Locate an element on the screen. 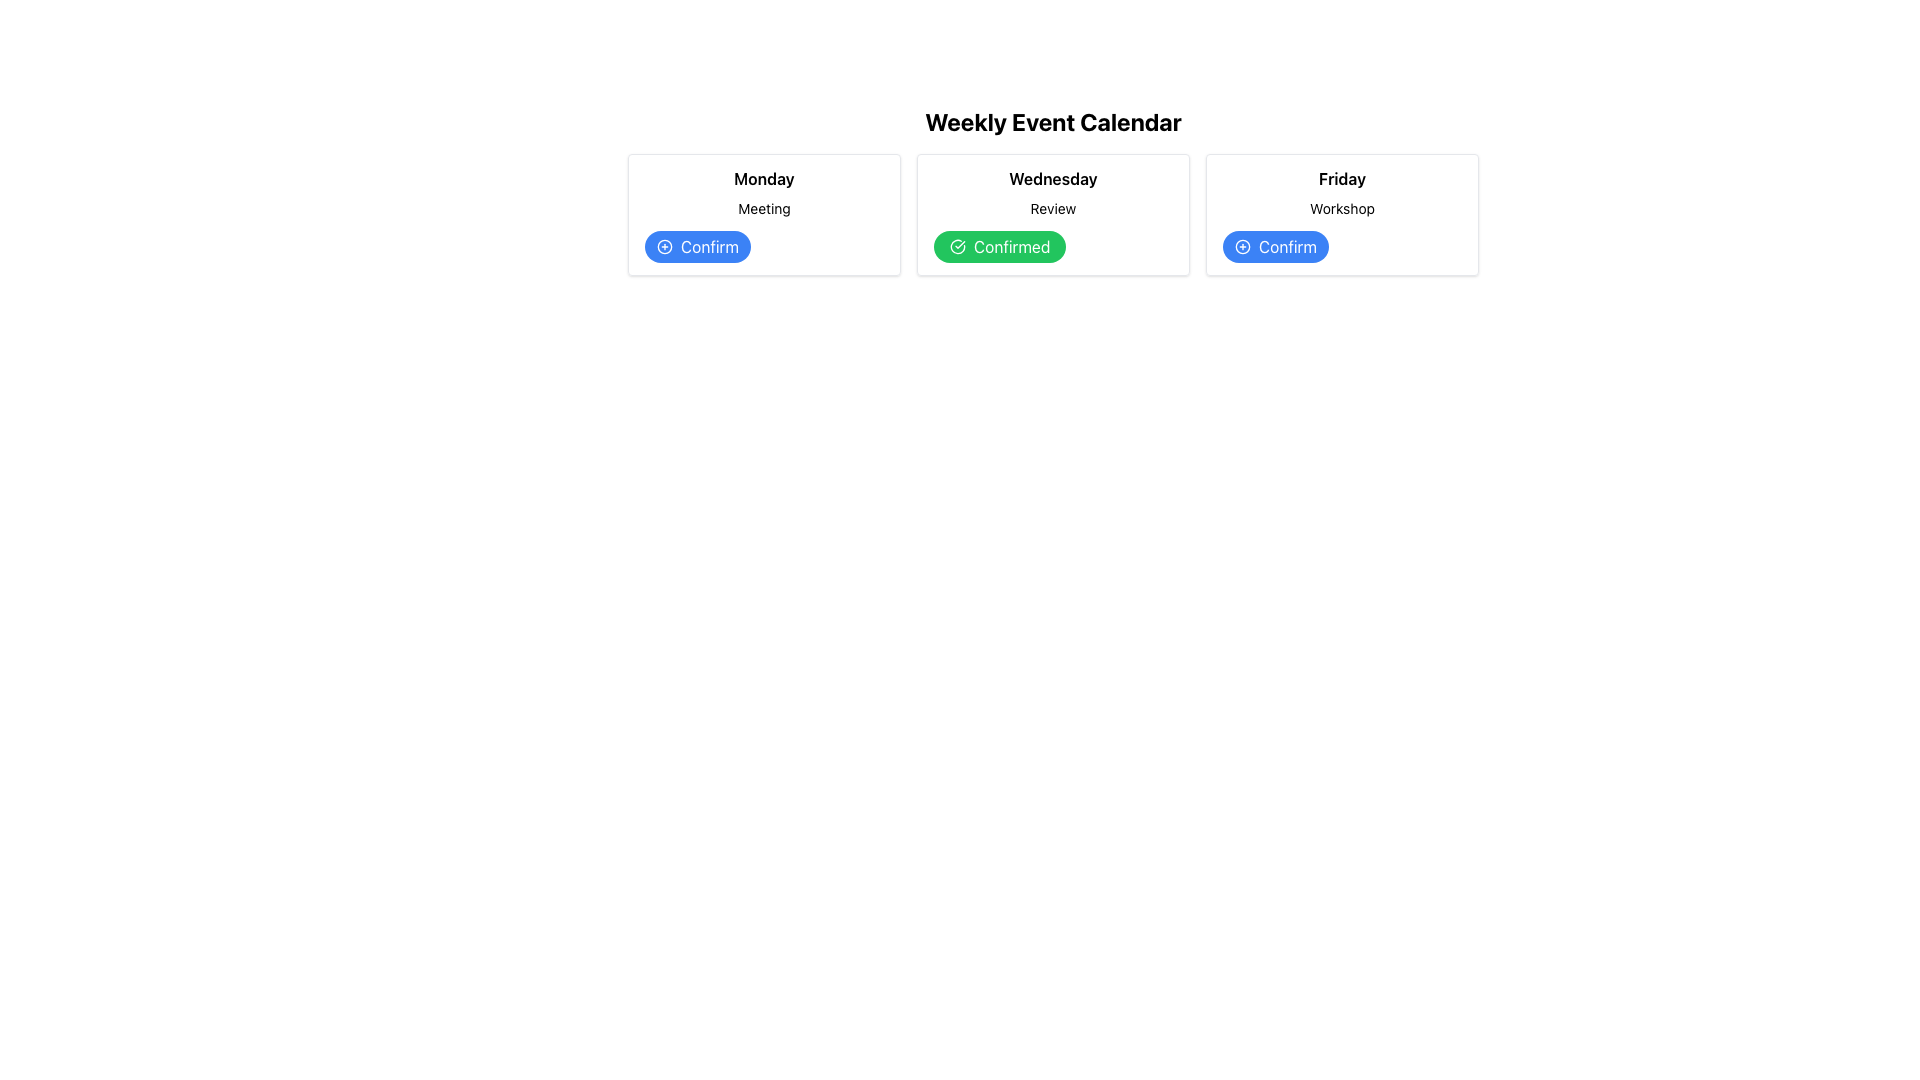 The width and height of the screenshot is (1920, 1080). the button labeled 'Confirm' under 'Monday', which contains the SVG circle element, for interaction is located at coordinates (665, 245).